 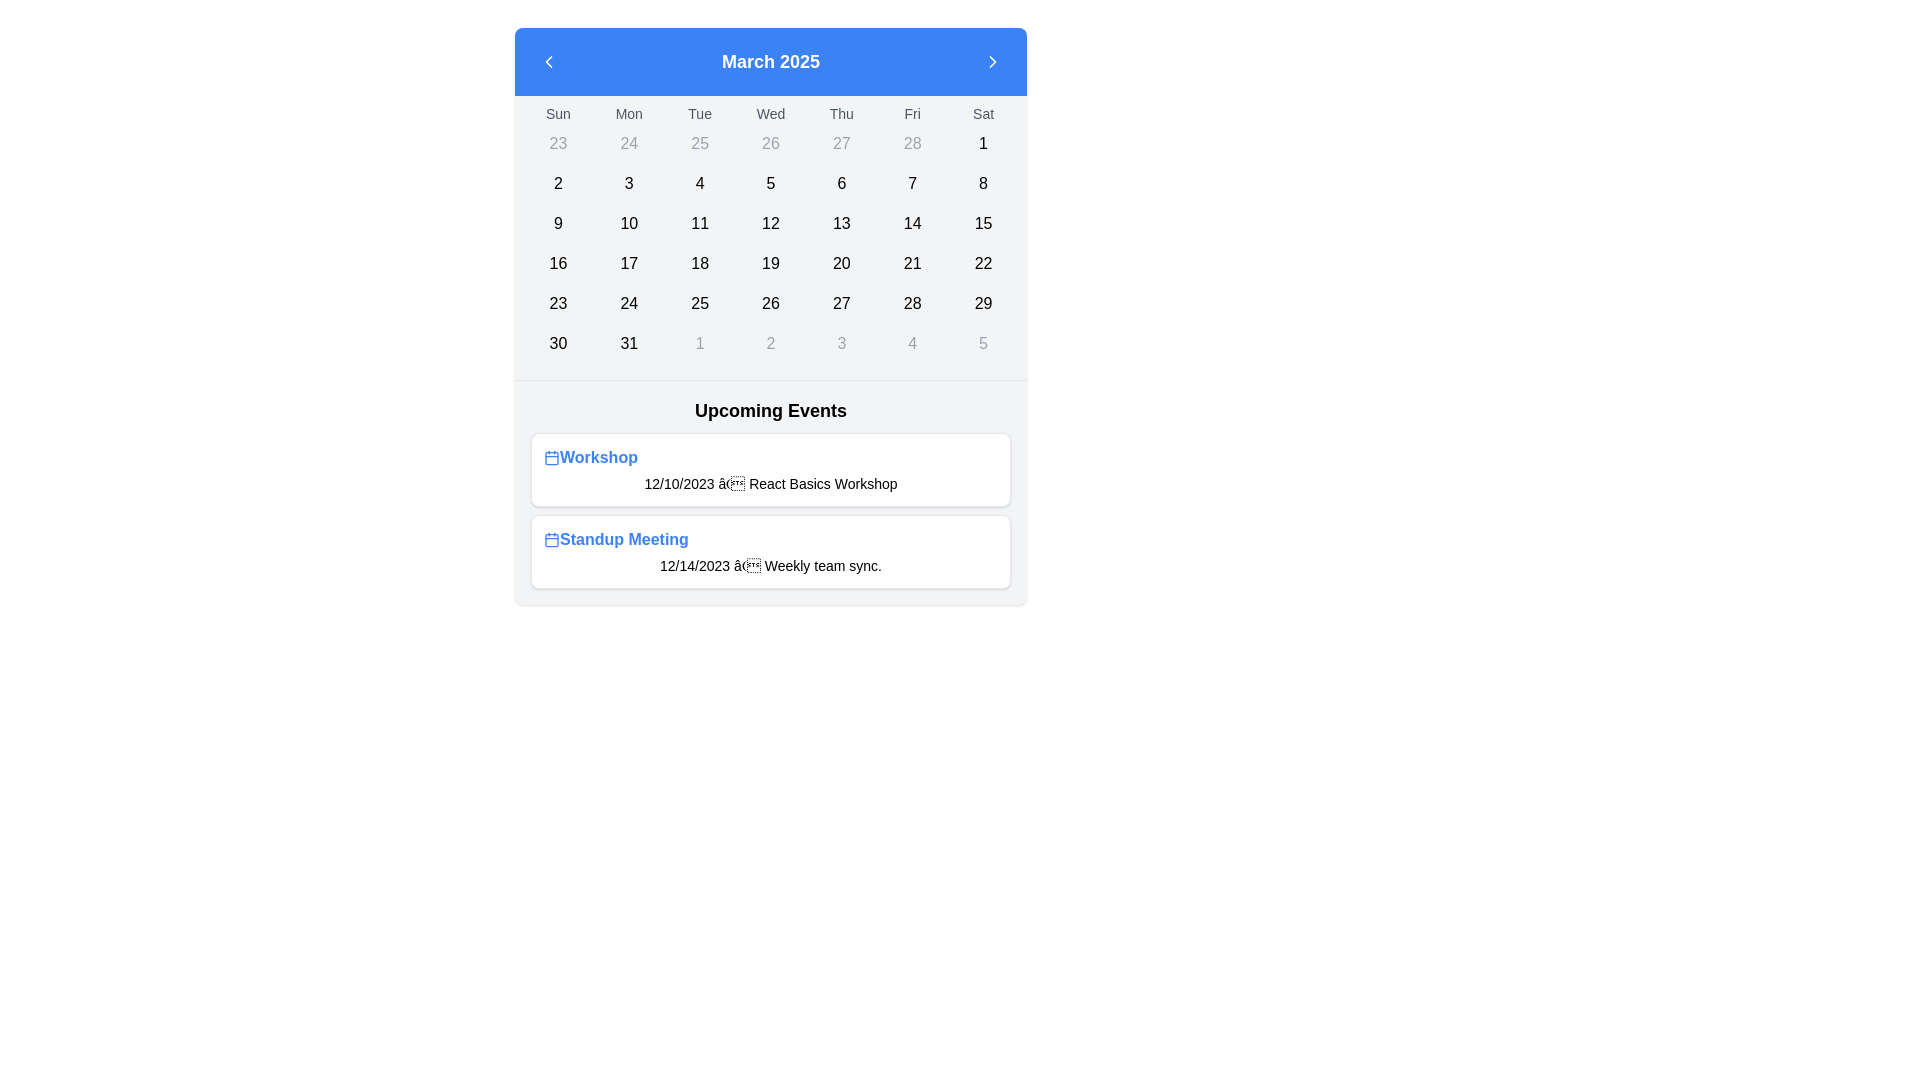 What do you see at coordinates (700, 223) in the screenshot?
I see `the button labeled '11' in the calendar grid view for March 2025` at bounding box center [700, 223].